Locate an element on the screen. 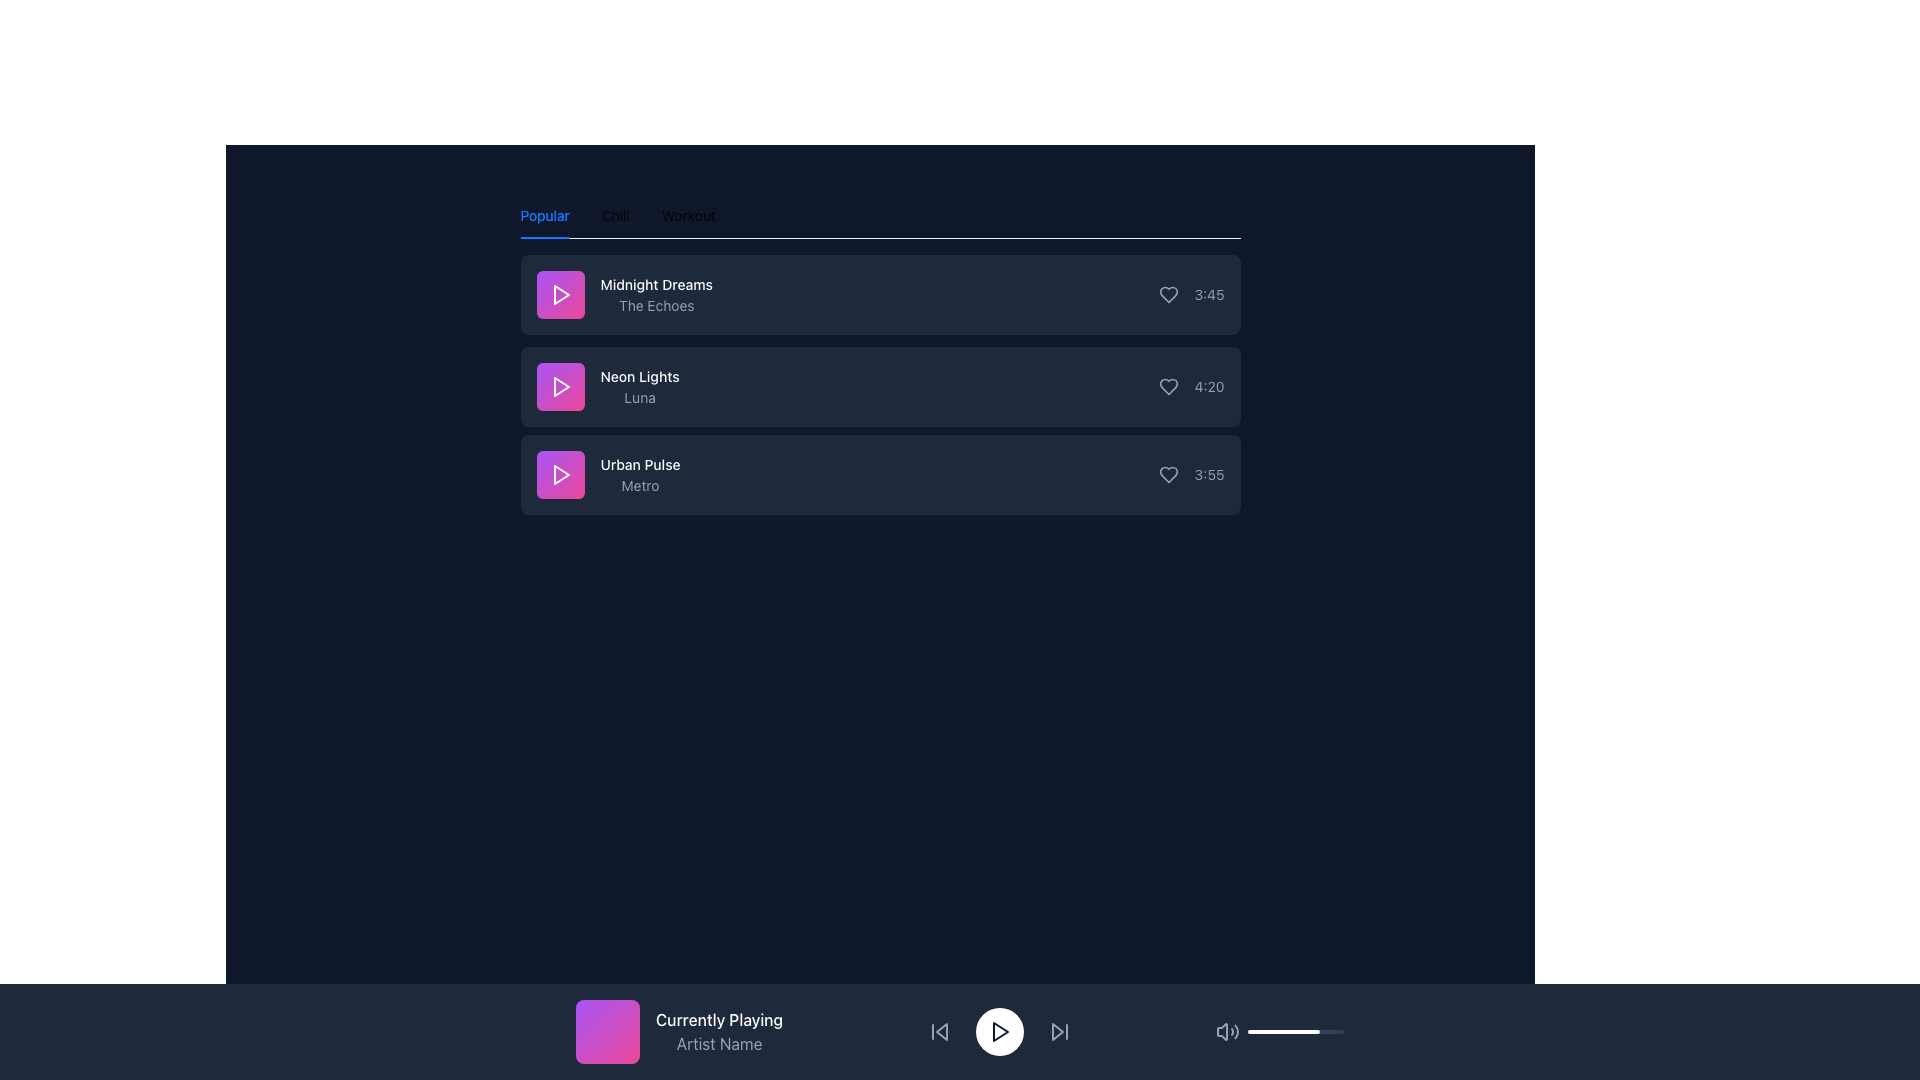 The image size is (1920, 1080). the play button associated with the 'Urban Pulse' item is located at coordinates (560, 474).